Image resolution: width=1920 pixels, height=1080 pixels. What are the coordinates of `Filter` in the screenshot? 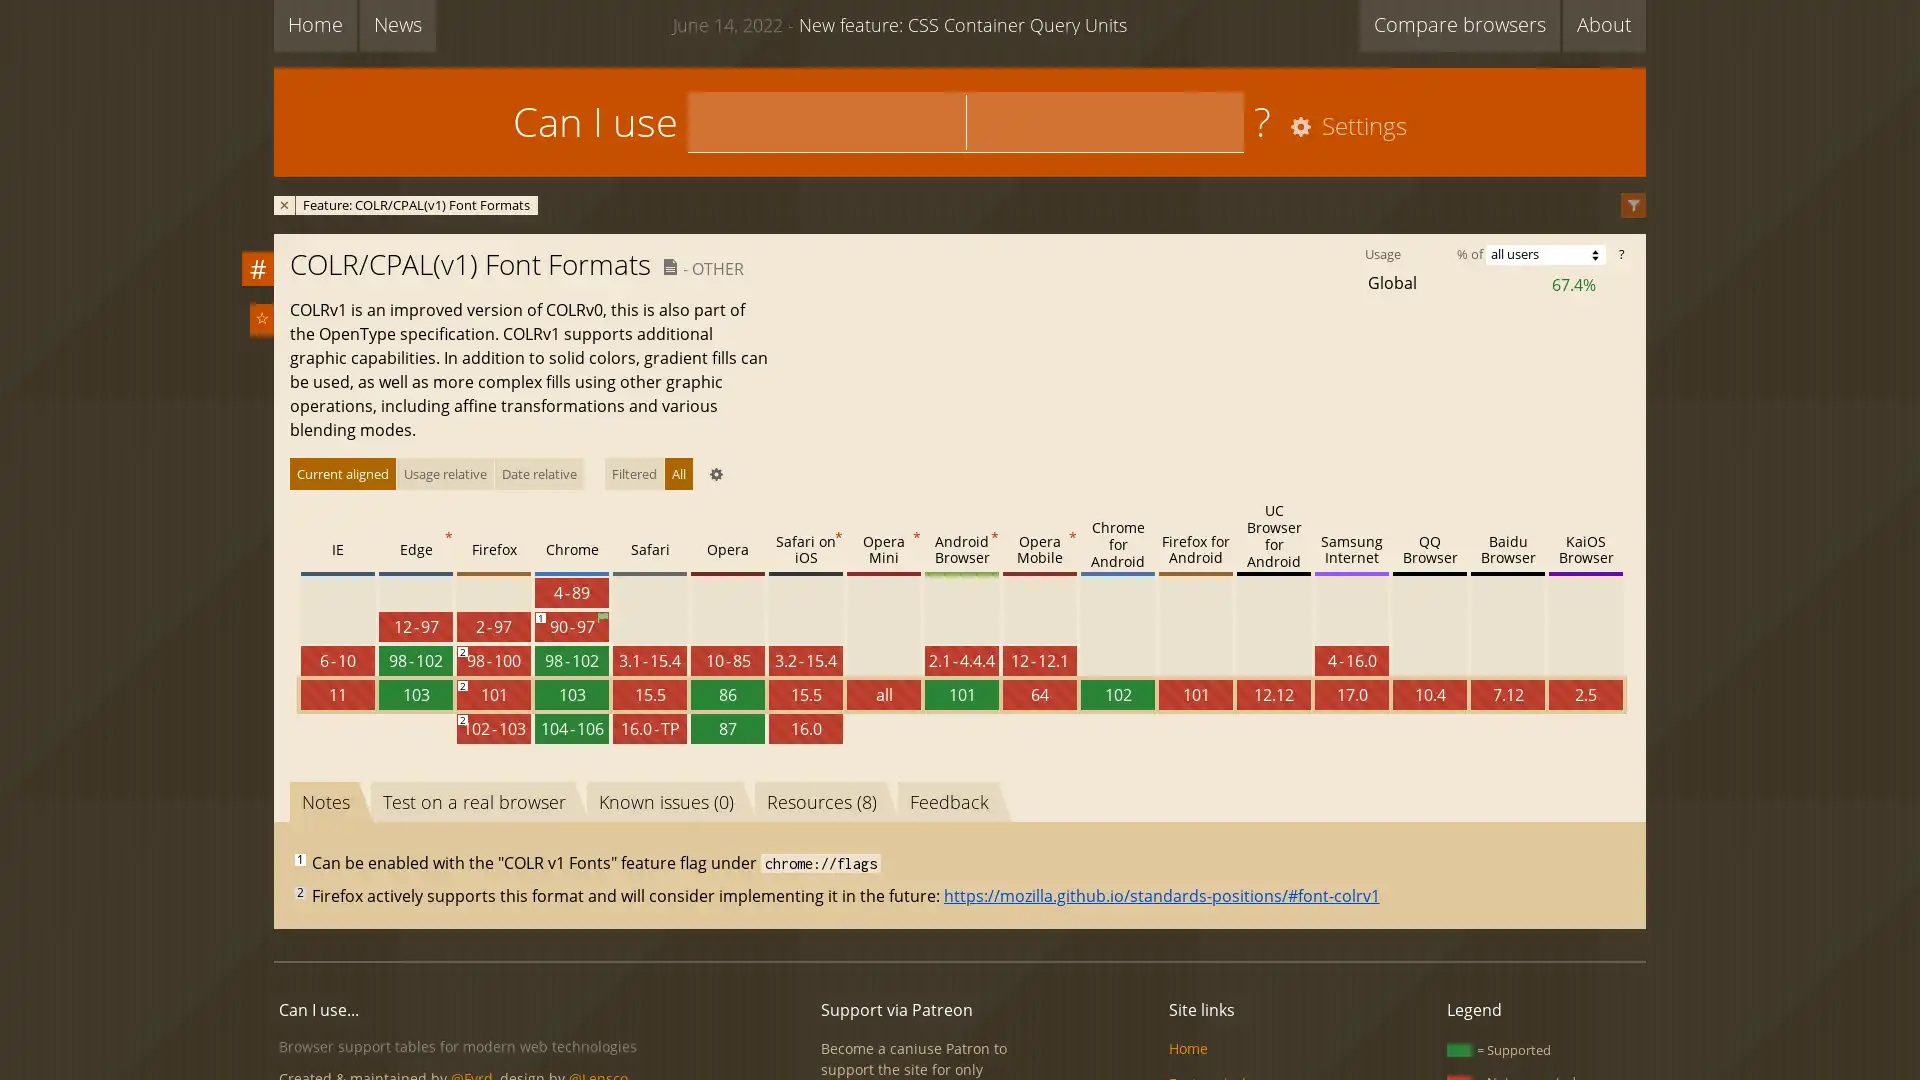 It's located at (1633, 205).